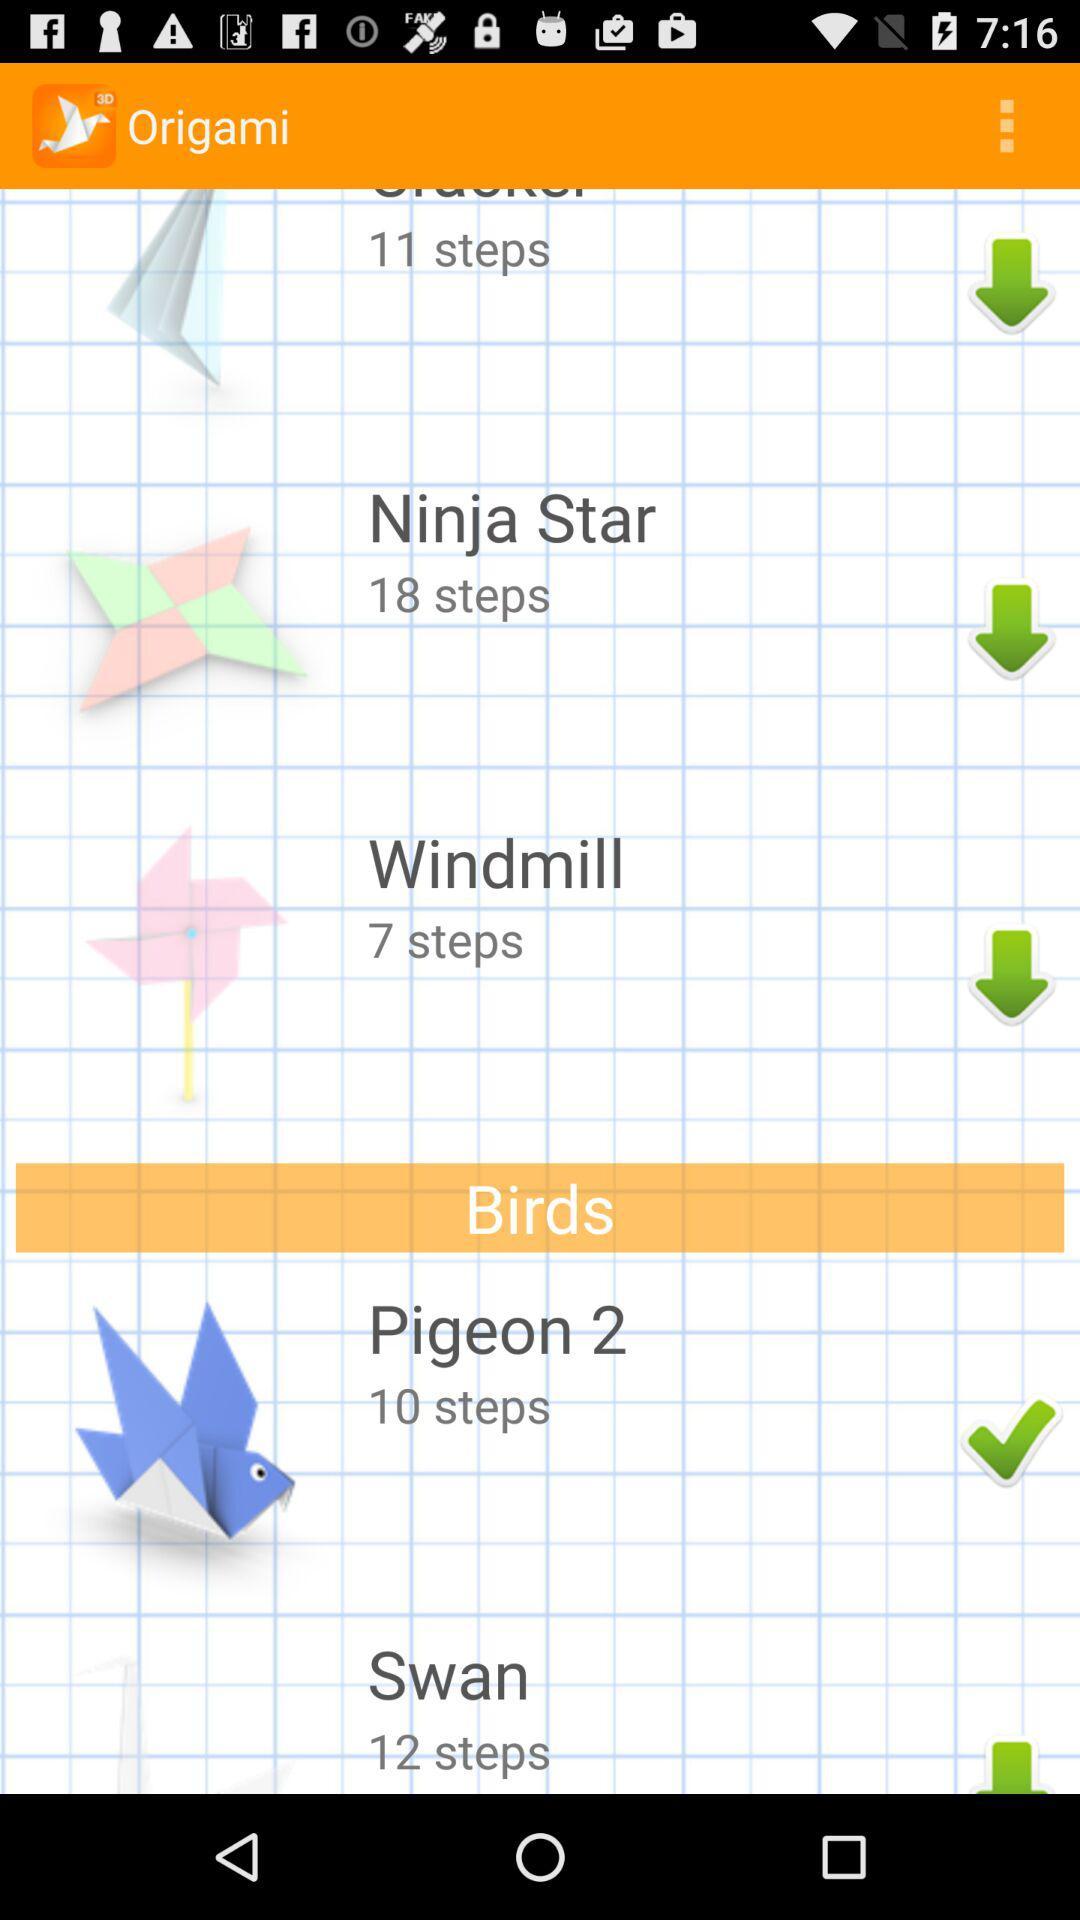 Image resolution: width=1080 pixels, height=1920 pixels. Describe the element at coordinates (658, 1403) in the screenshot. I see `the item above the swan item` at that location.